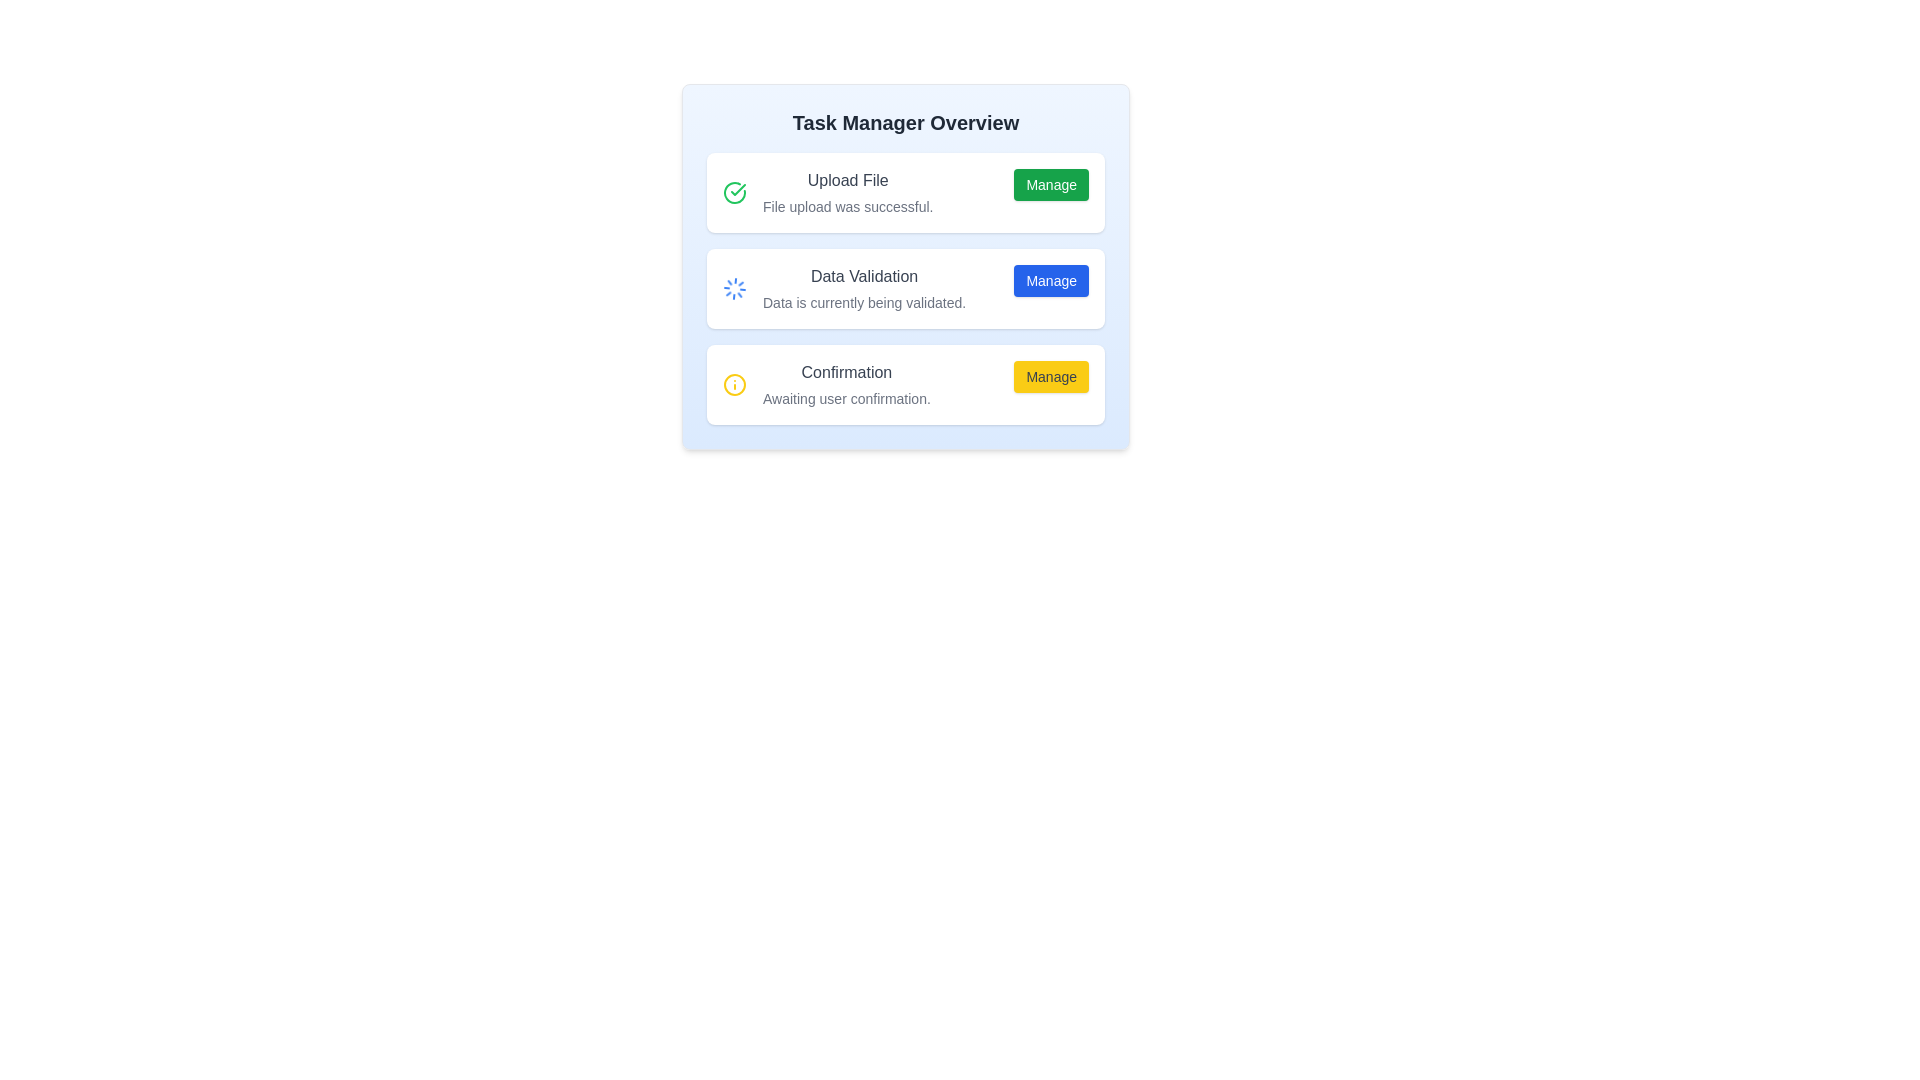  What do you see at coordinates (733, 289) in the screenshot?
I see `the circular loading spinner icon with a thin blue outline located in the second row of the 'Task Manager Overview' UI card, adjacent to 'Data Validation'` at bounding box center [733, 289].